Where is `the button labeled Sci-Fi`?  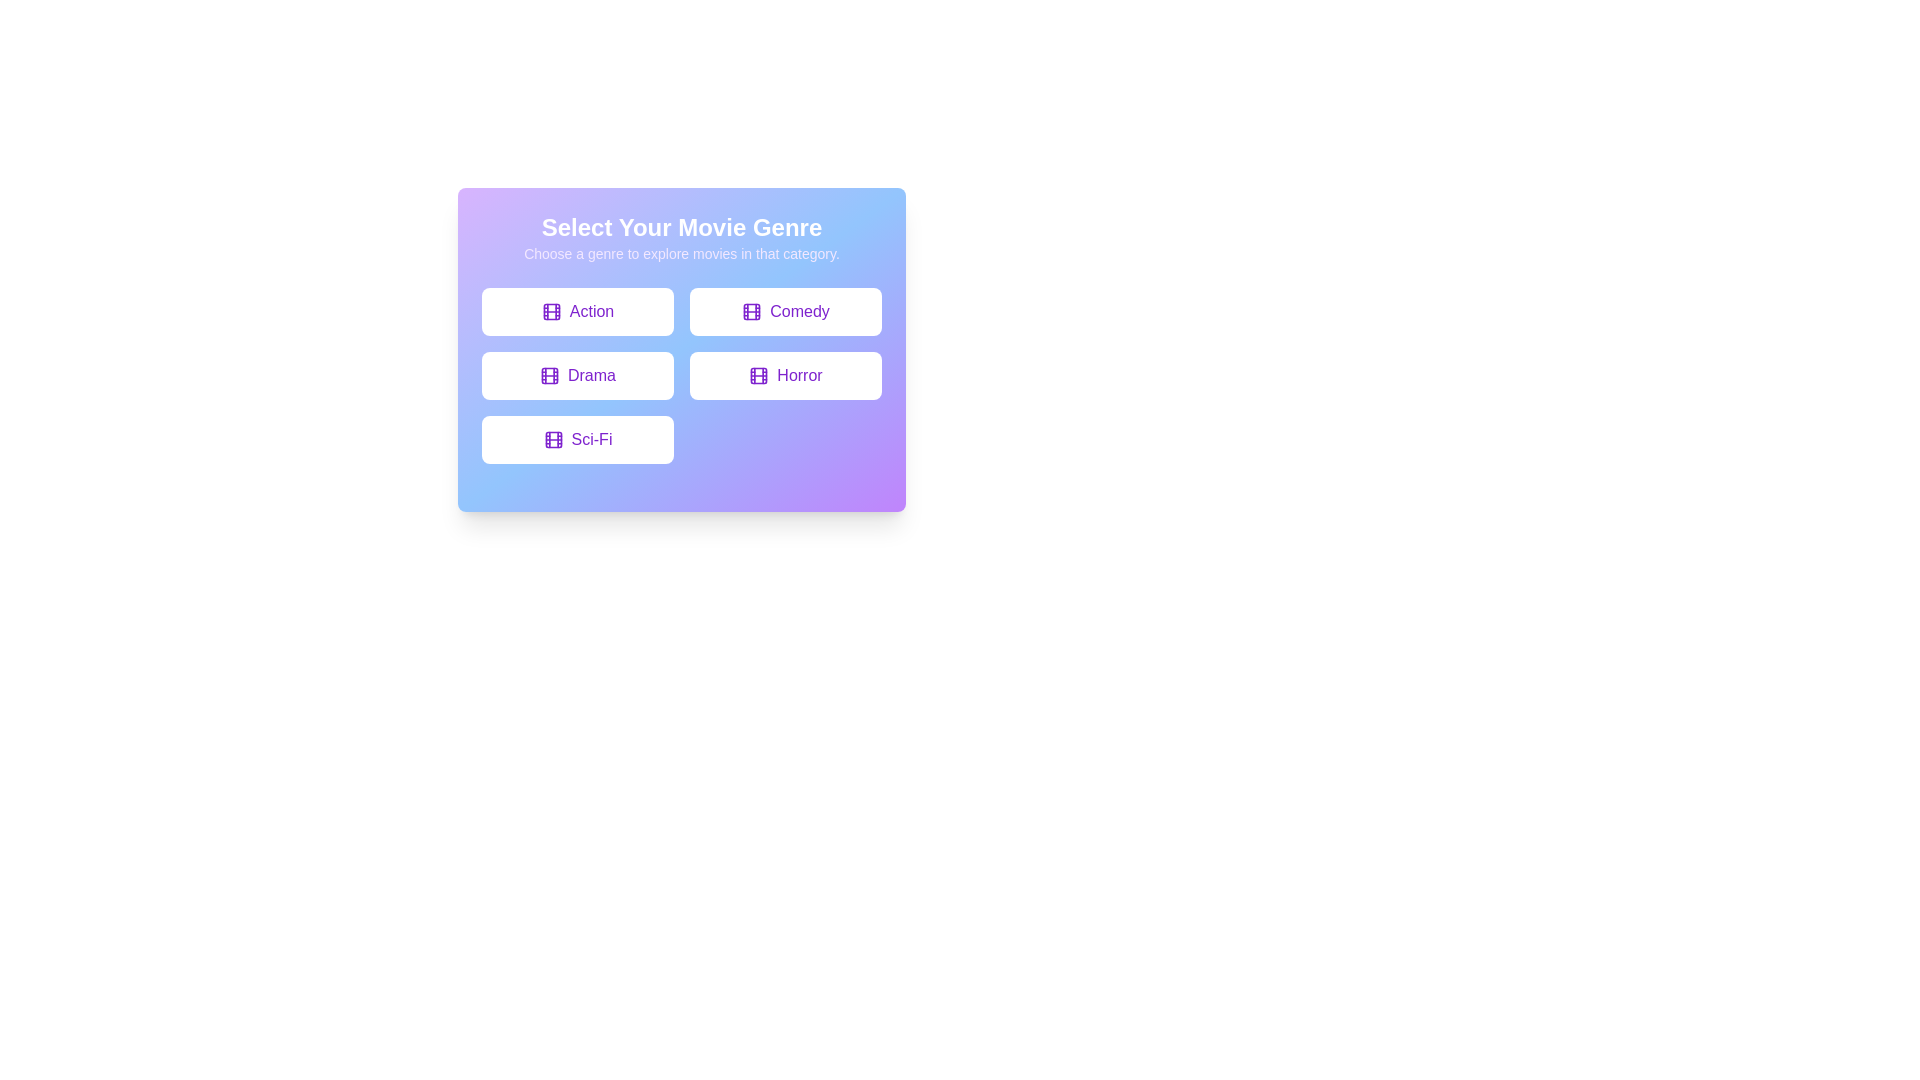 the button labeled Sci-Fi is located at coordinates (576, 438).